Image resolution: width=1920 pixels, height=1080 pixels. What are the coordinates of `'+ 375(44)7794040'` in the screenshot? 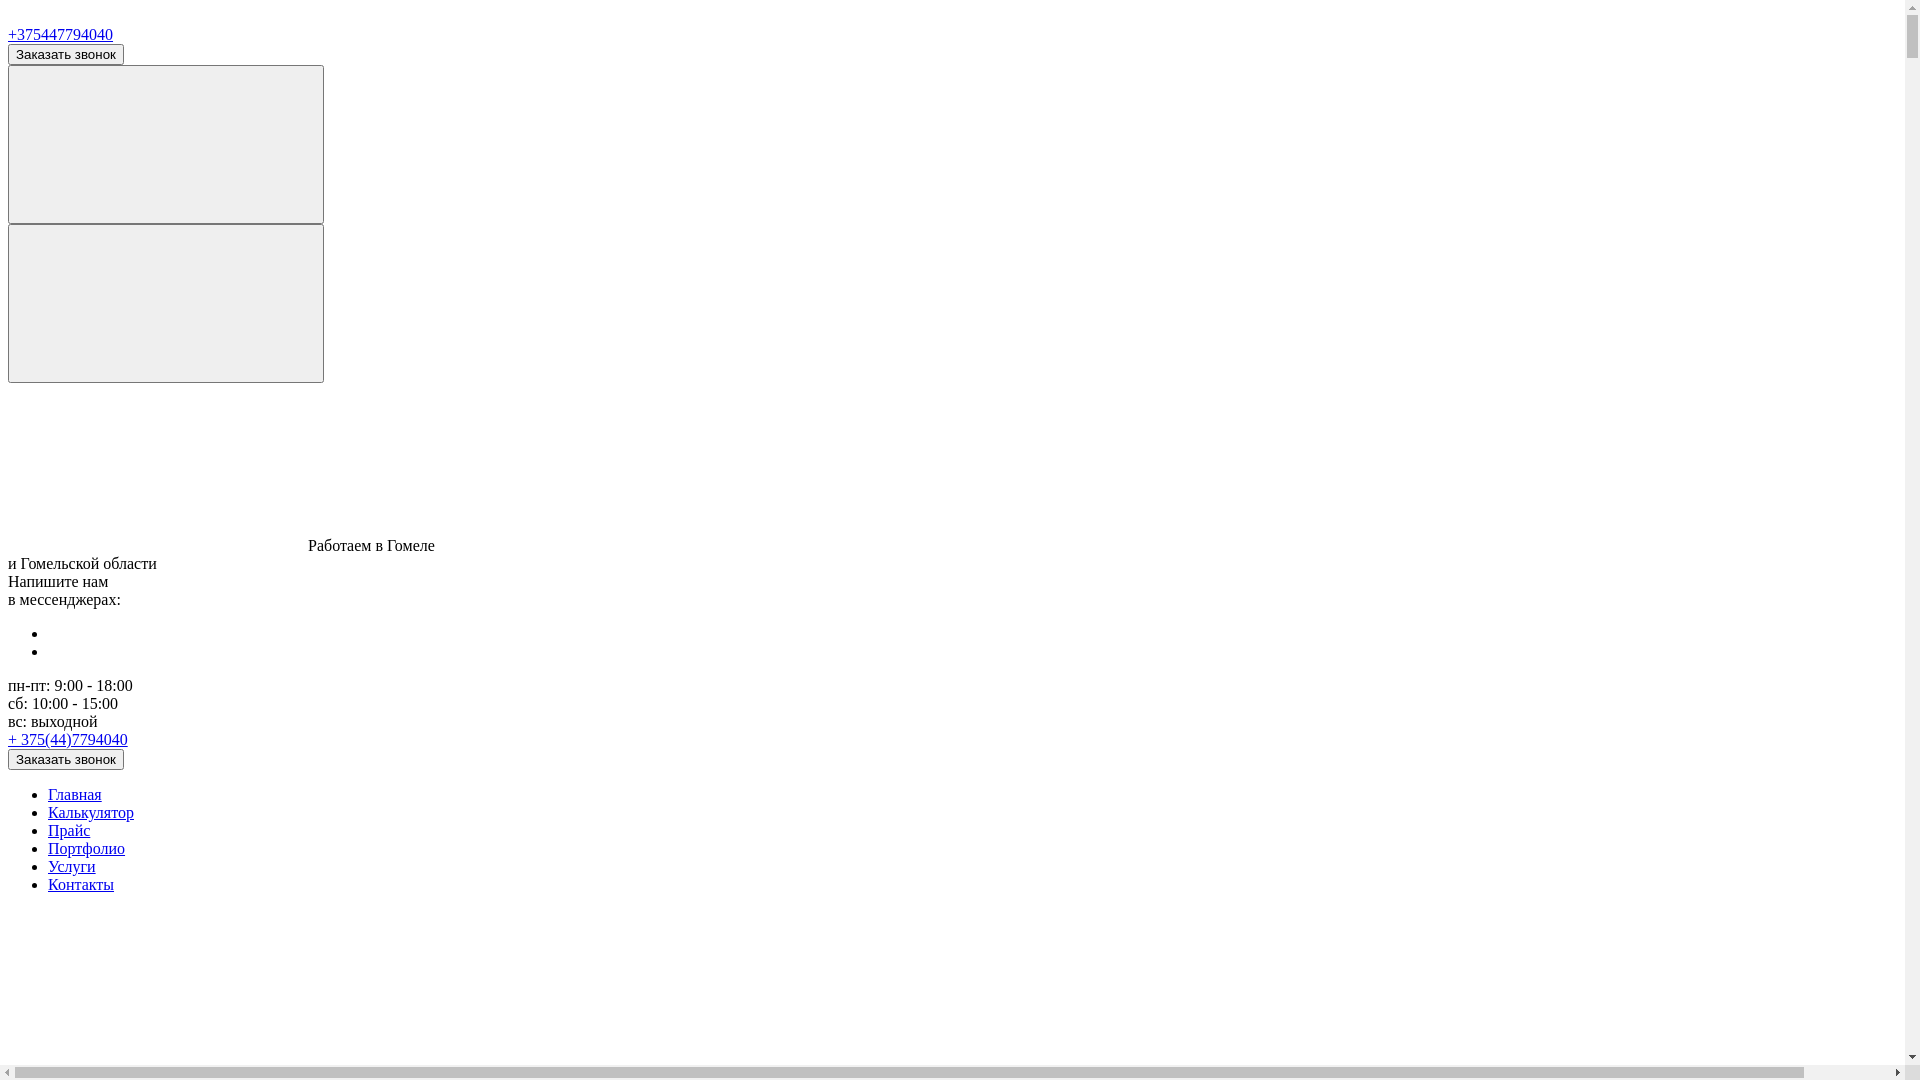 It's located at (67, 739).